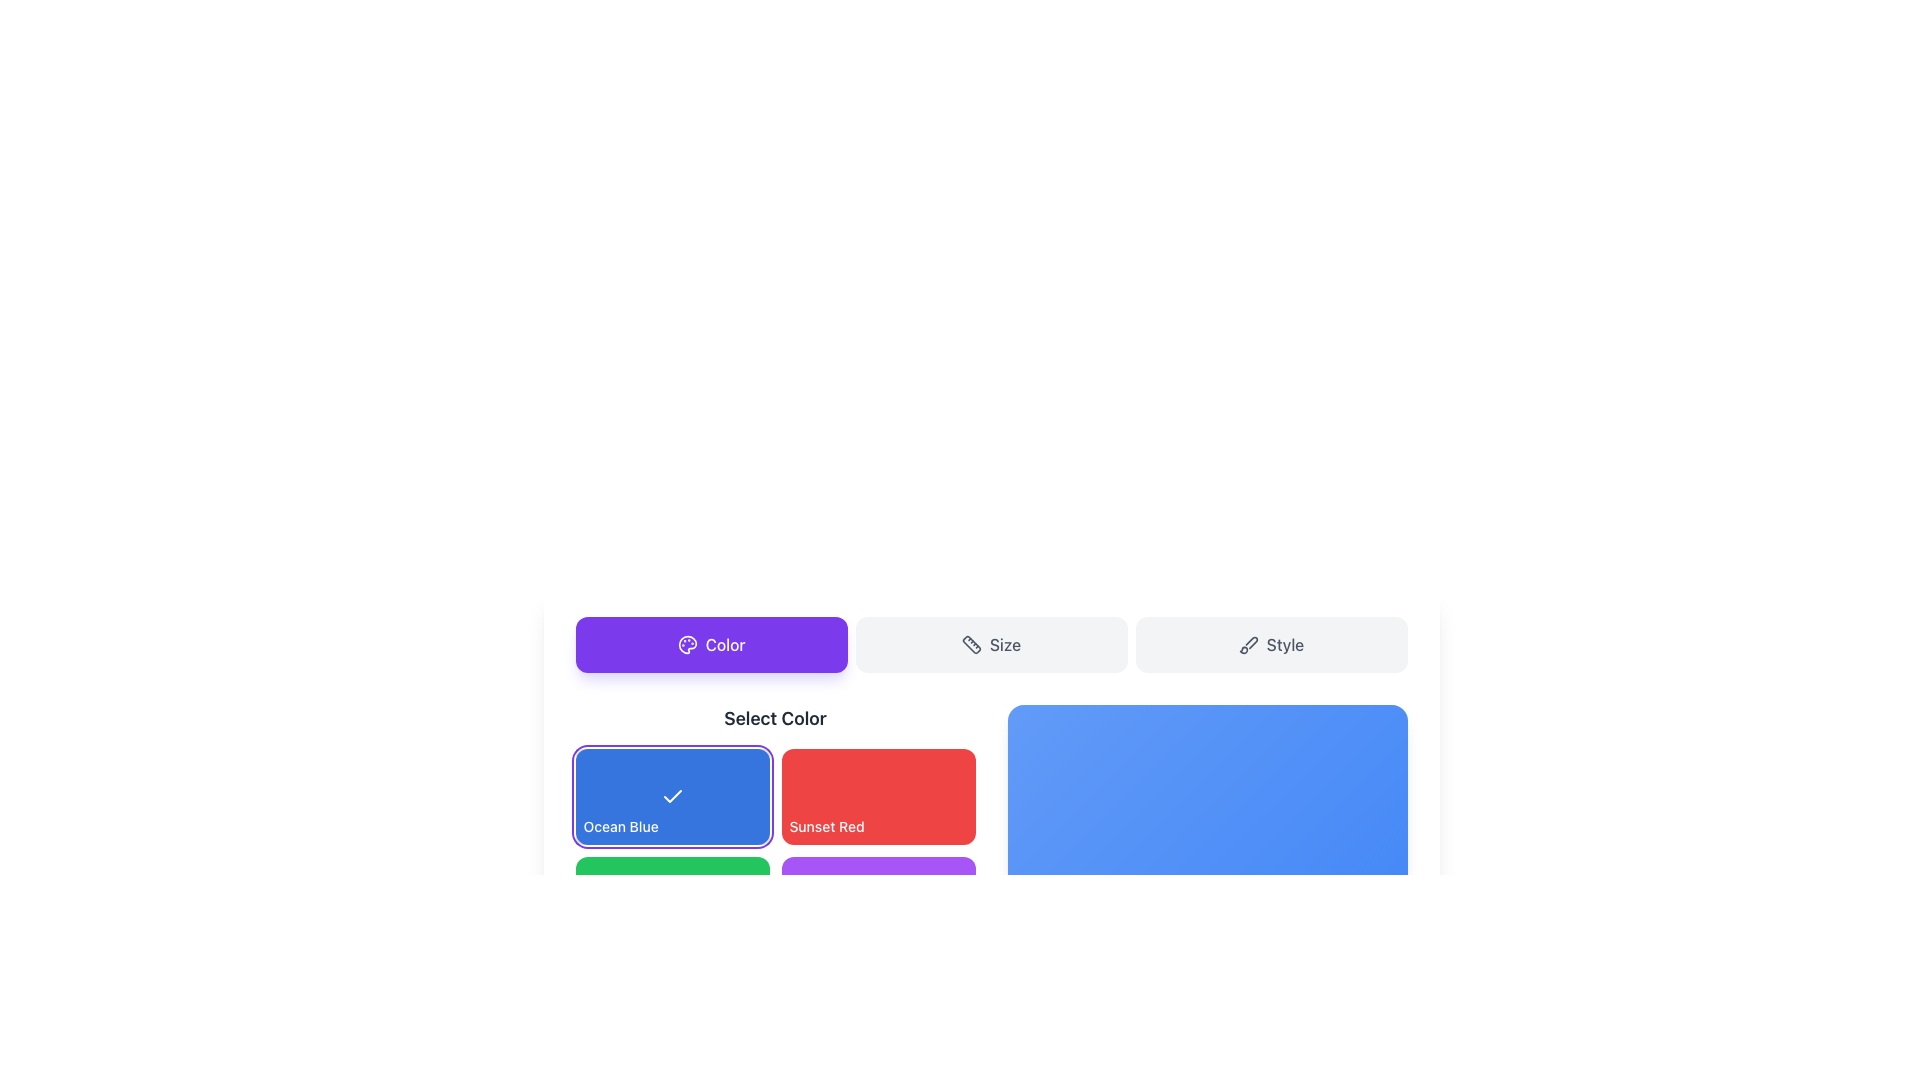  What do you see at coordinates (991, 644) in the screenshot?
I see `the 'Size' button, which is a rectangular button with rounded corners and a ruler icon to the left of the 'Size' label` at bounding box center [991, 644].